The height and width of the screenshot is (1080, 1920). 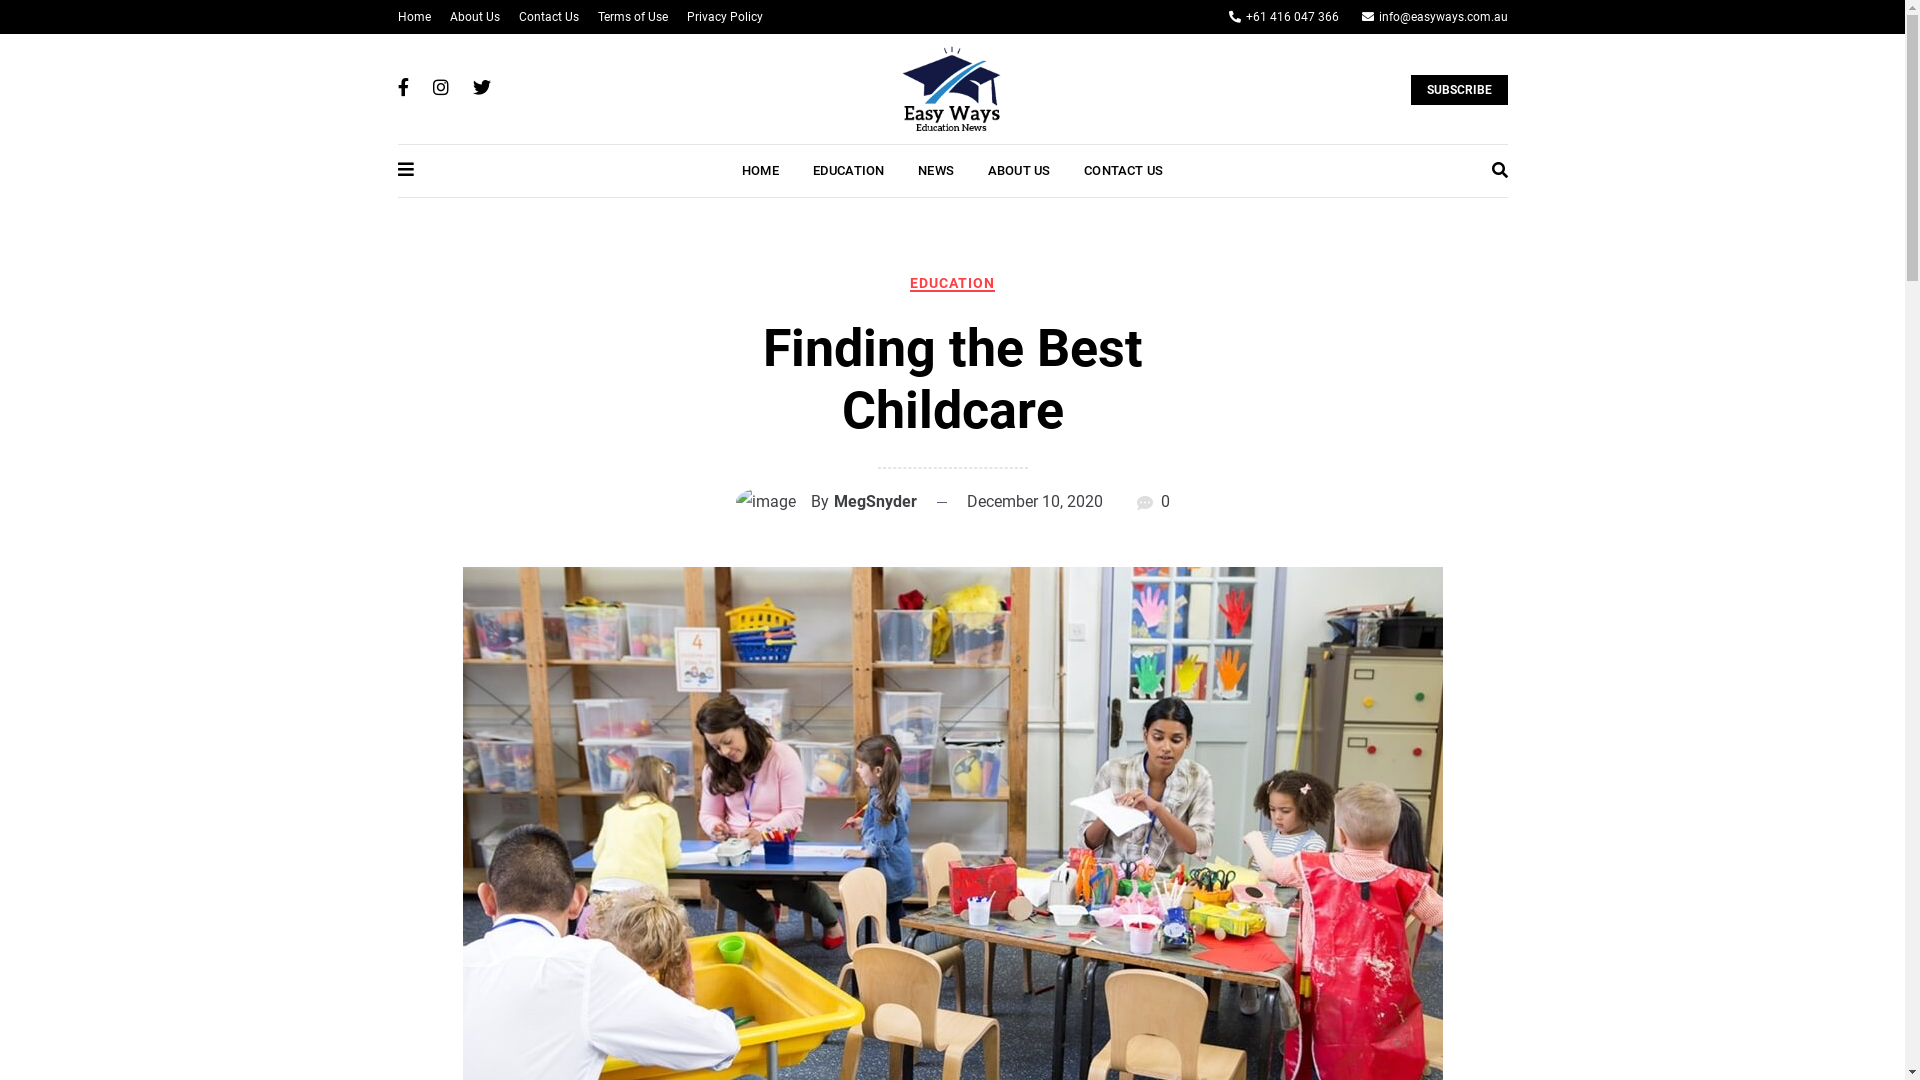 What do you see at coordinates (723, 16) in the screenshot?
I see `'Privacy Policy'` at bounding box center [723, 16].